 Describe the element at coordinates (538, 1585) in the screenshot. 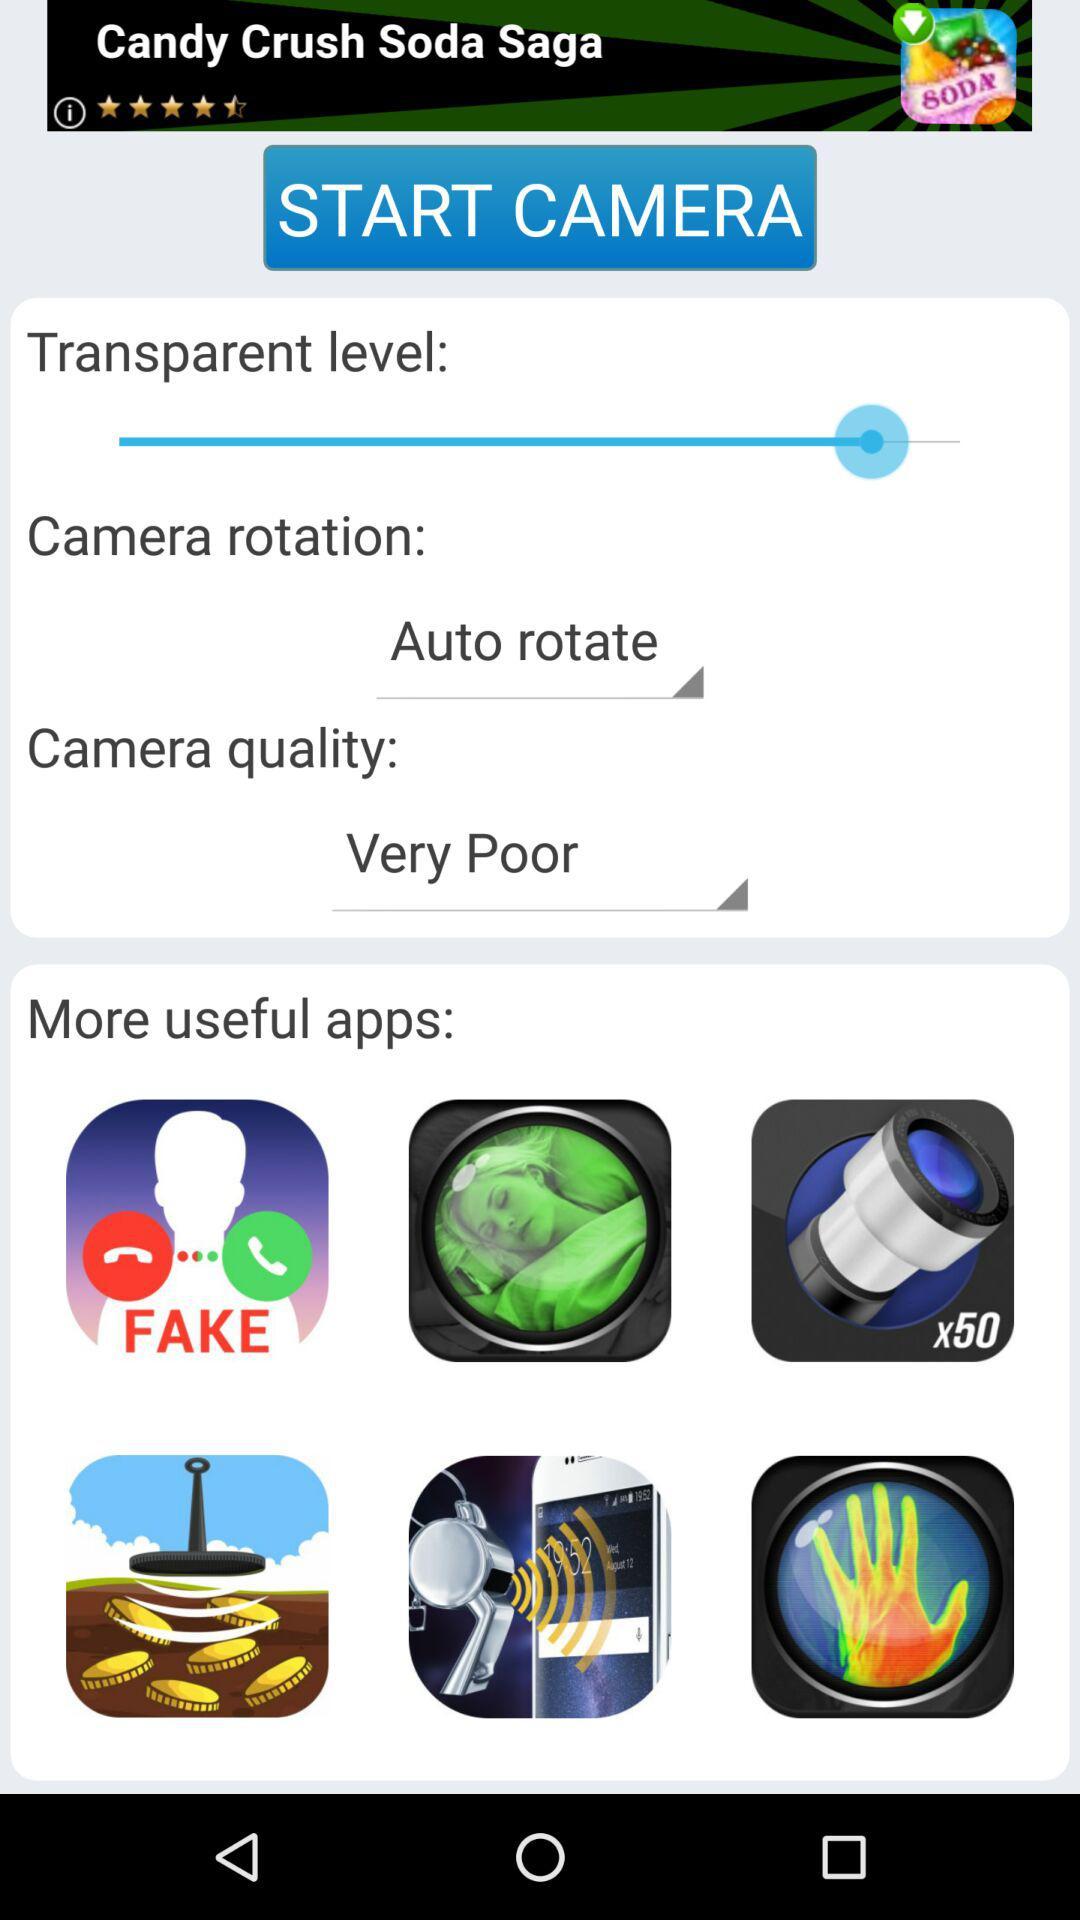

I see `image page` at that location.